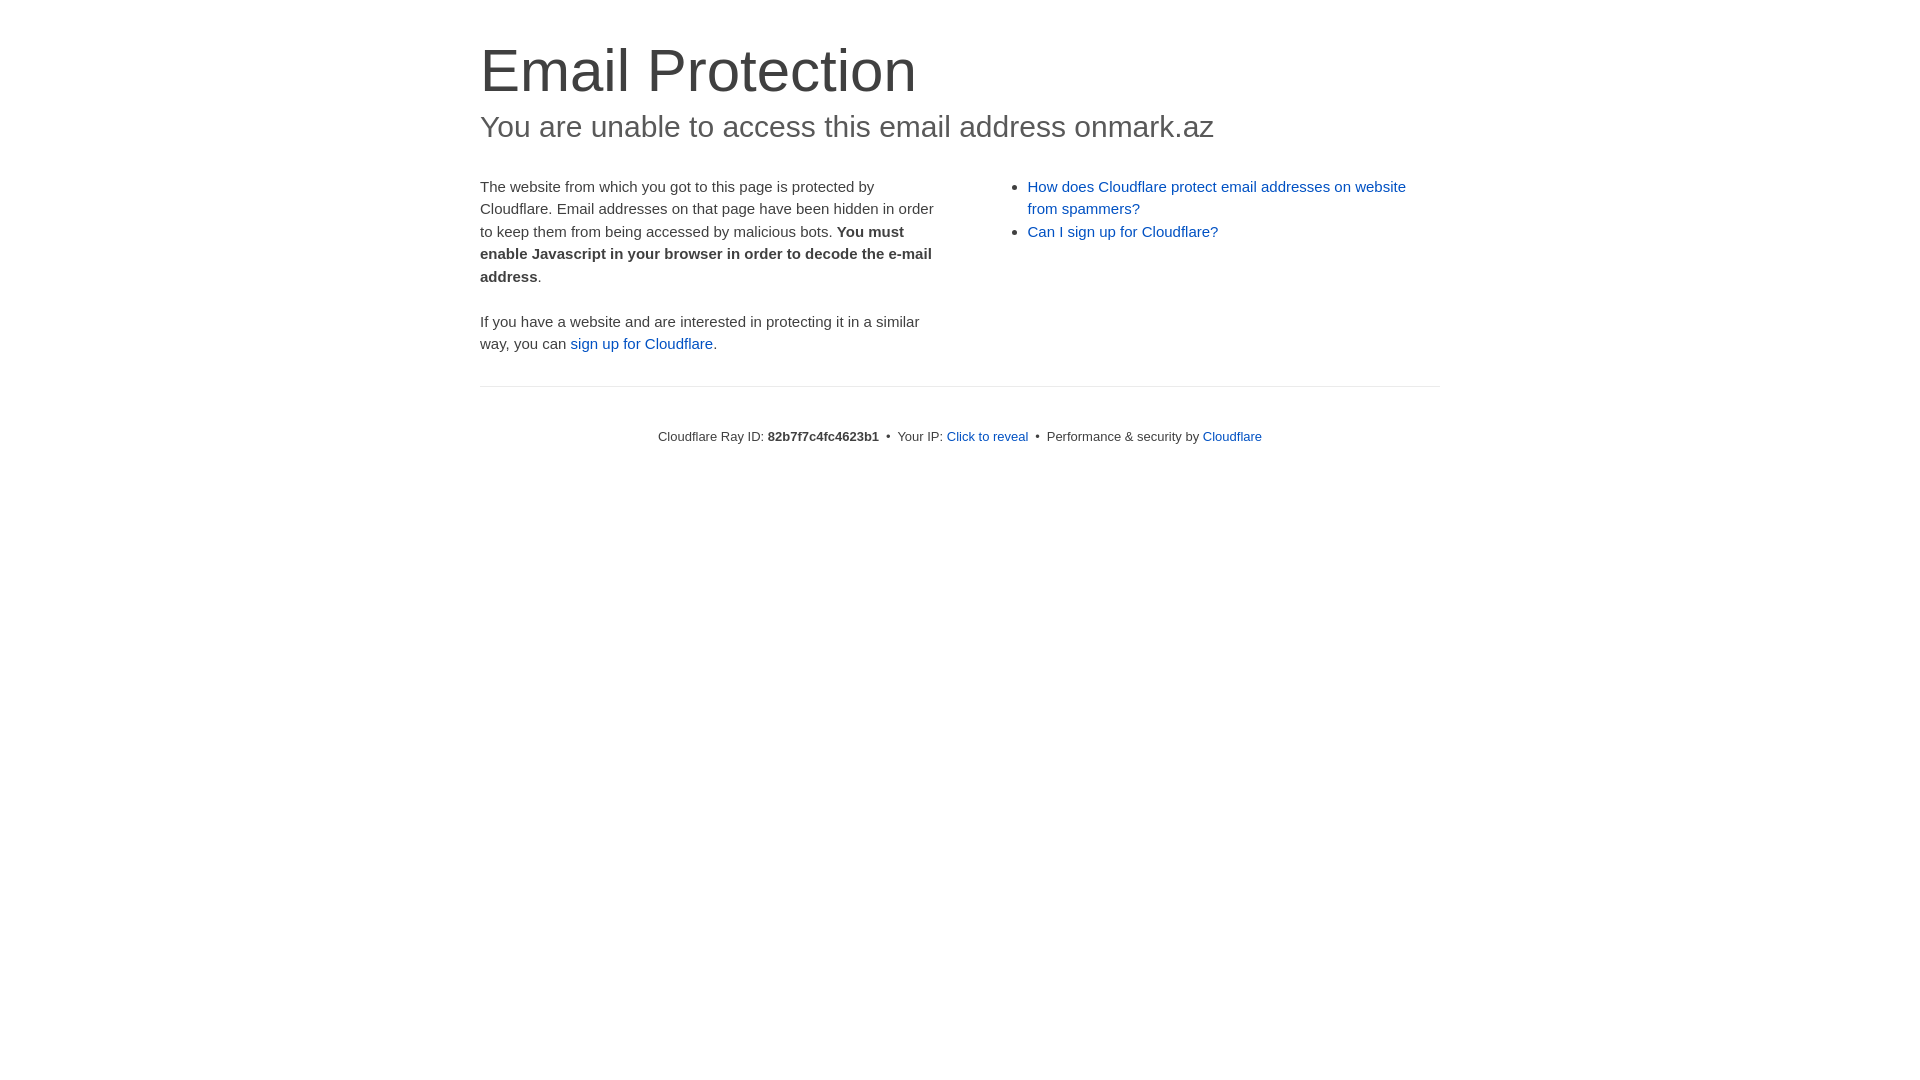  I want to click on 'Click to reveal', so click(988, 435).